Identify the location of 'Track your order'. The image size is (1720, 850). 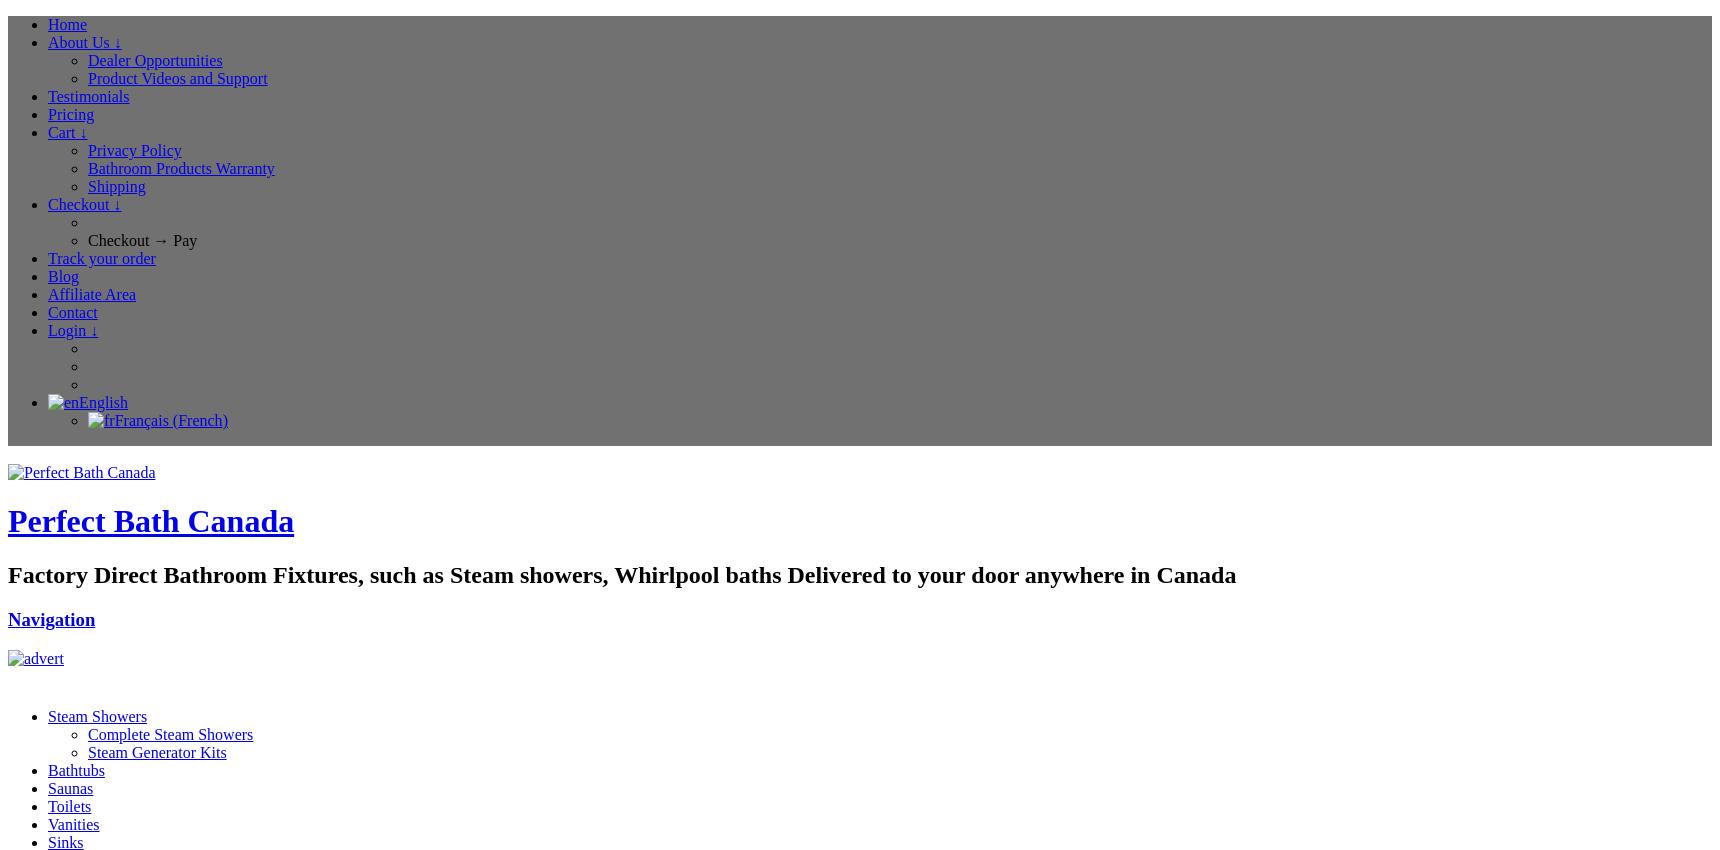
(101, 257).